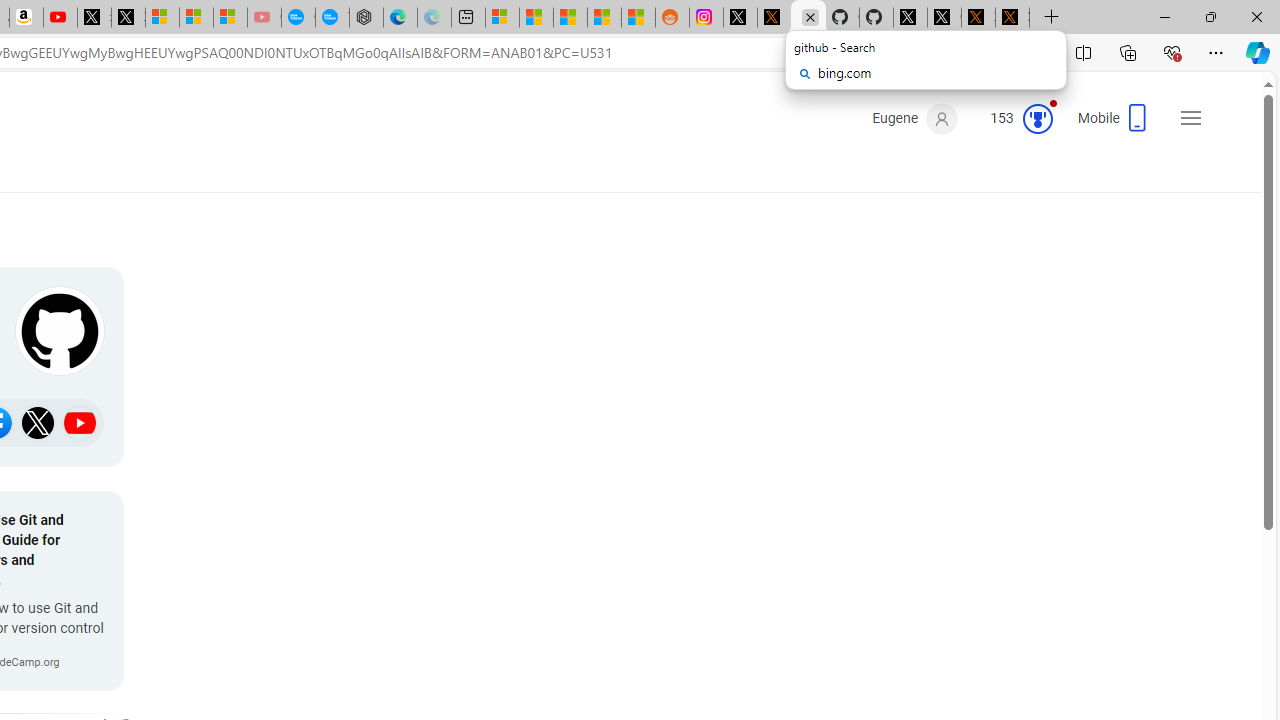 The height and width of the screenshot is (720, 1280). I want to click on 'Shanghai, China hourly forecast | Microsoft Weather', so click(569, 17).